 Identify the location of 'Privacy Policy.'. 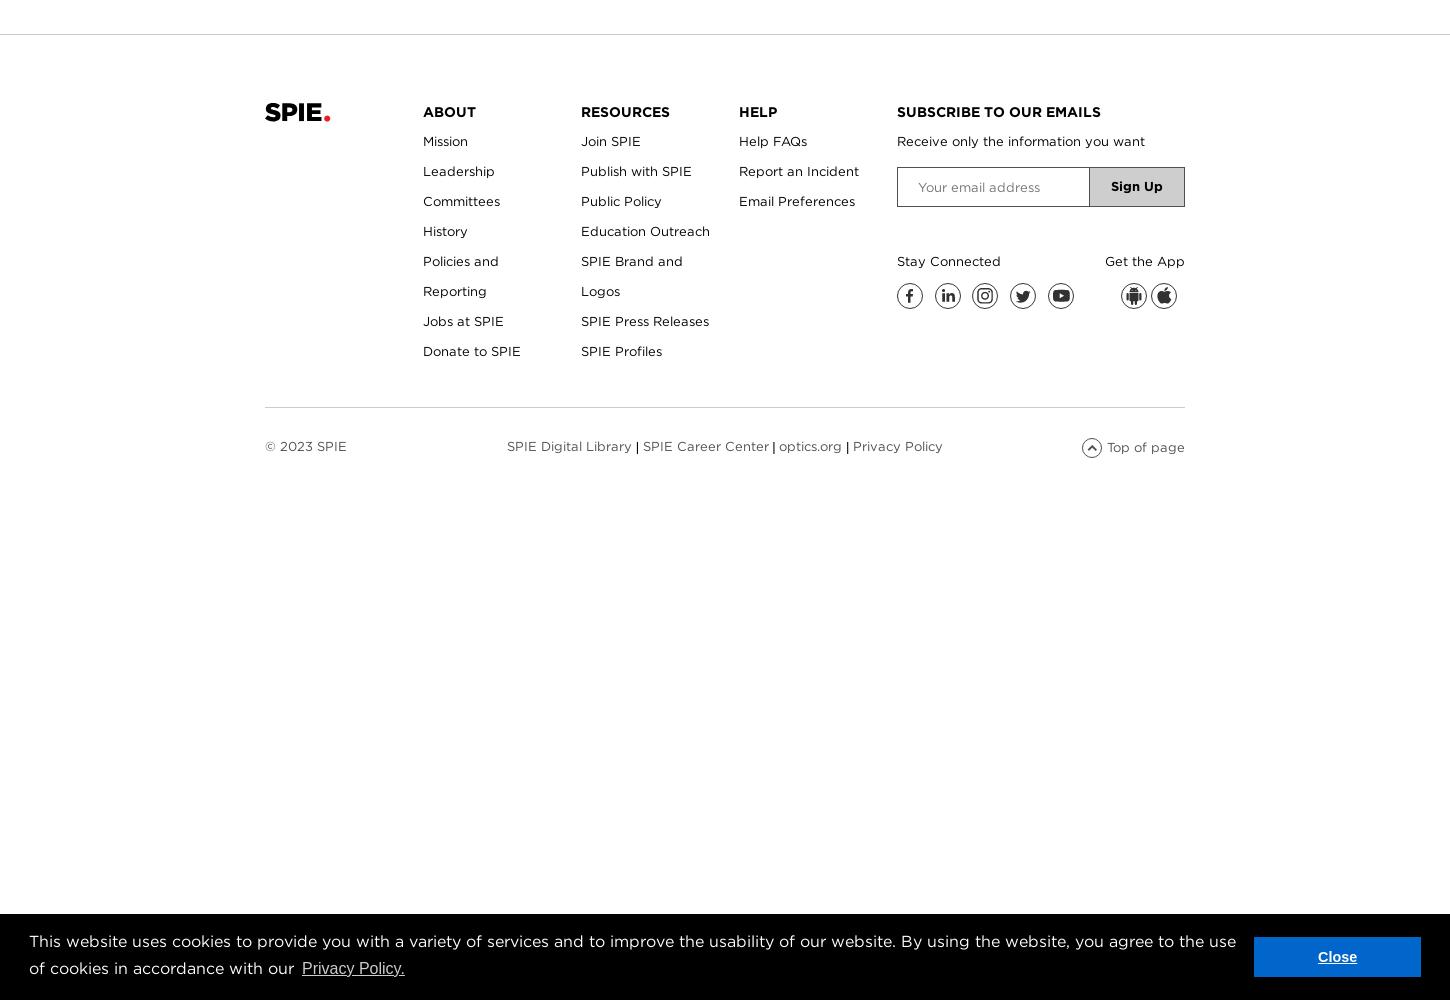
(352, 966).